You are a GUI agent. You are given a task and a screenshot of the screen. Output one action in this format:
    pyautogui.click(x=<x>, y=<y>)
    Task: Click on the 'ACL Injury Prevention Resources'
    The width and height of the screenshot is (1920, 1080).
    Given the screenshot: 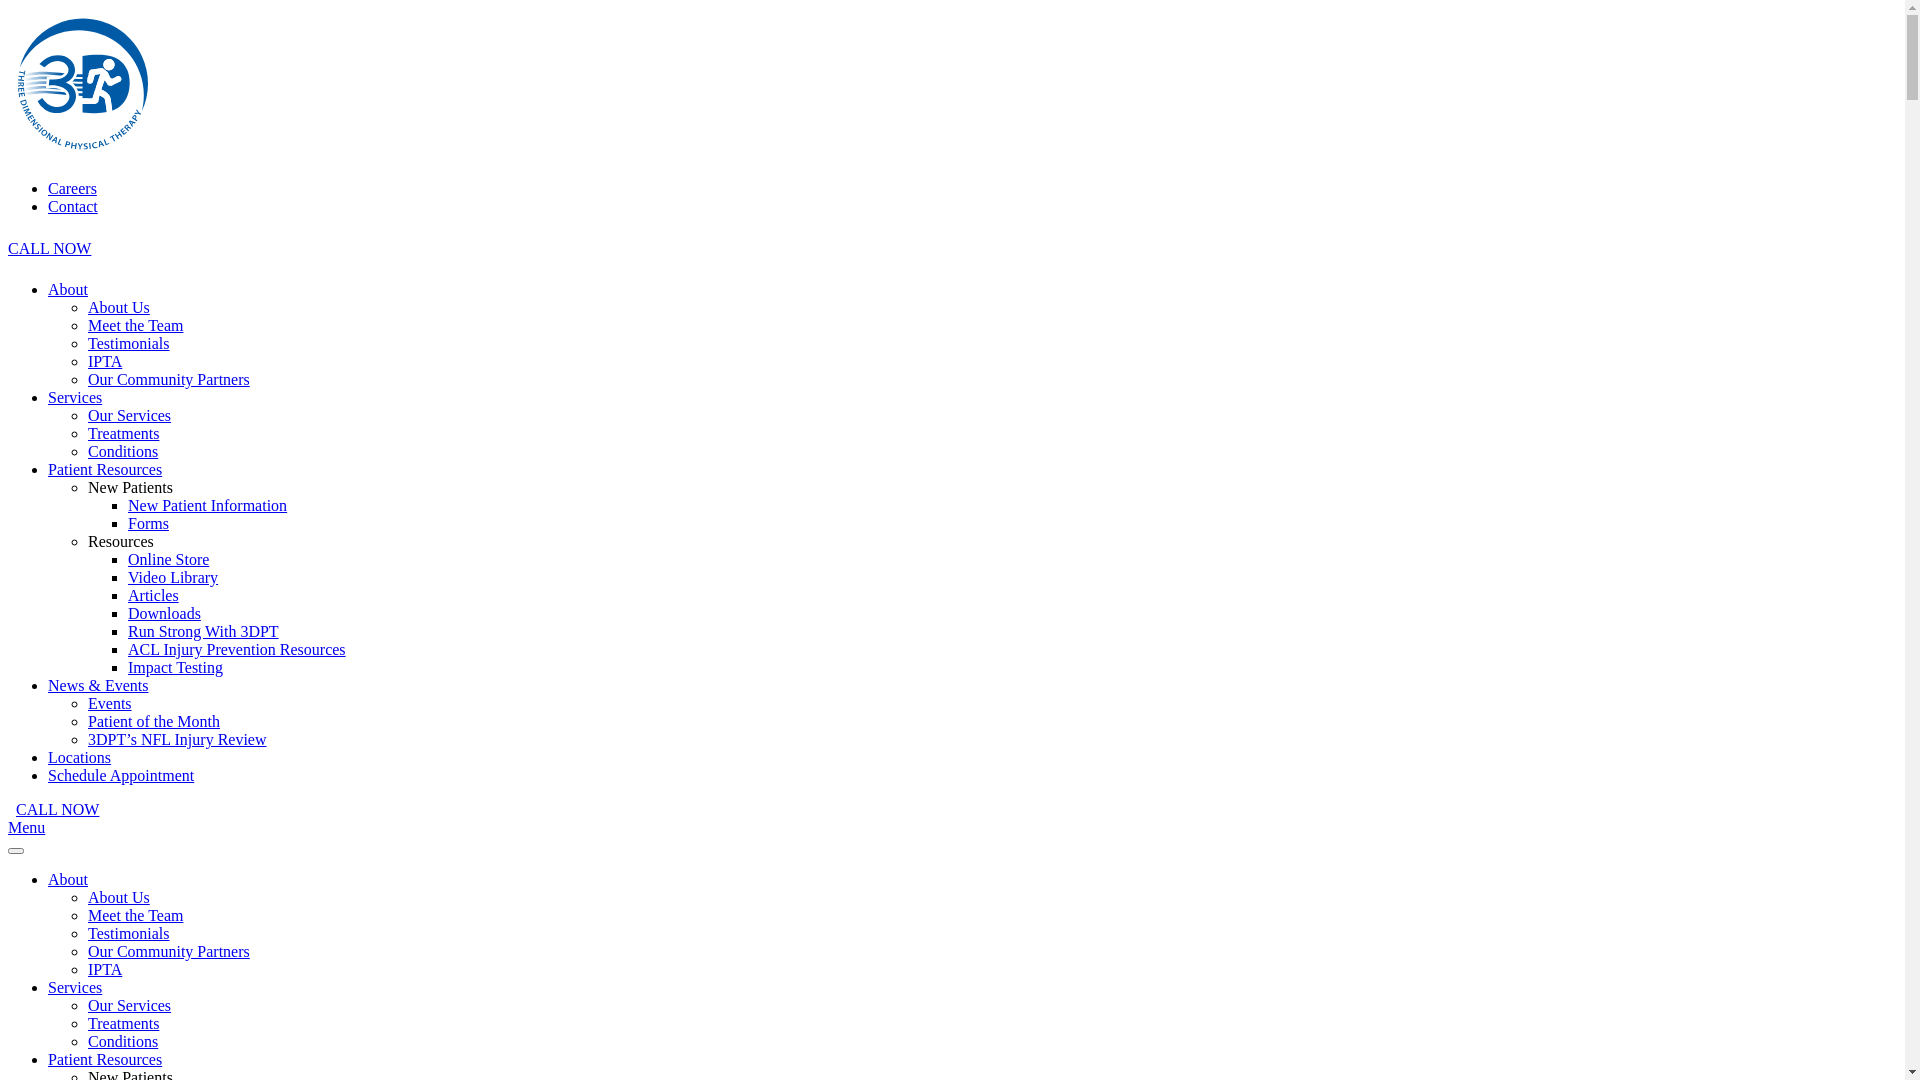 What is the action you would take?
    pyautogui.click(x=236, y=649)
    